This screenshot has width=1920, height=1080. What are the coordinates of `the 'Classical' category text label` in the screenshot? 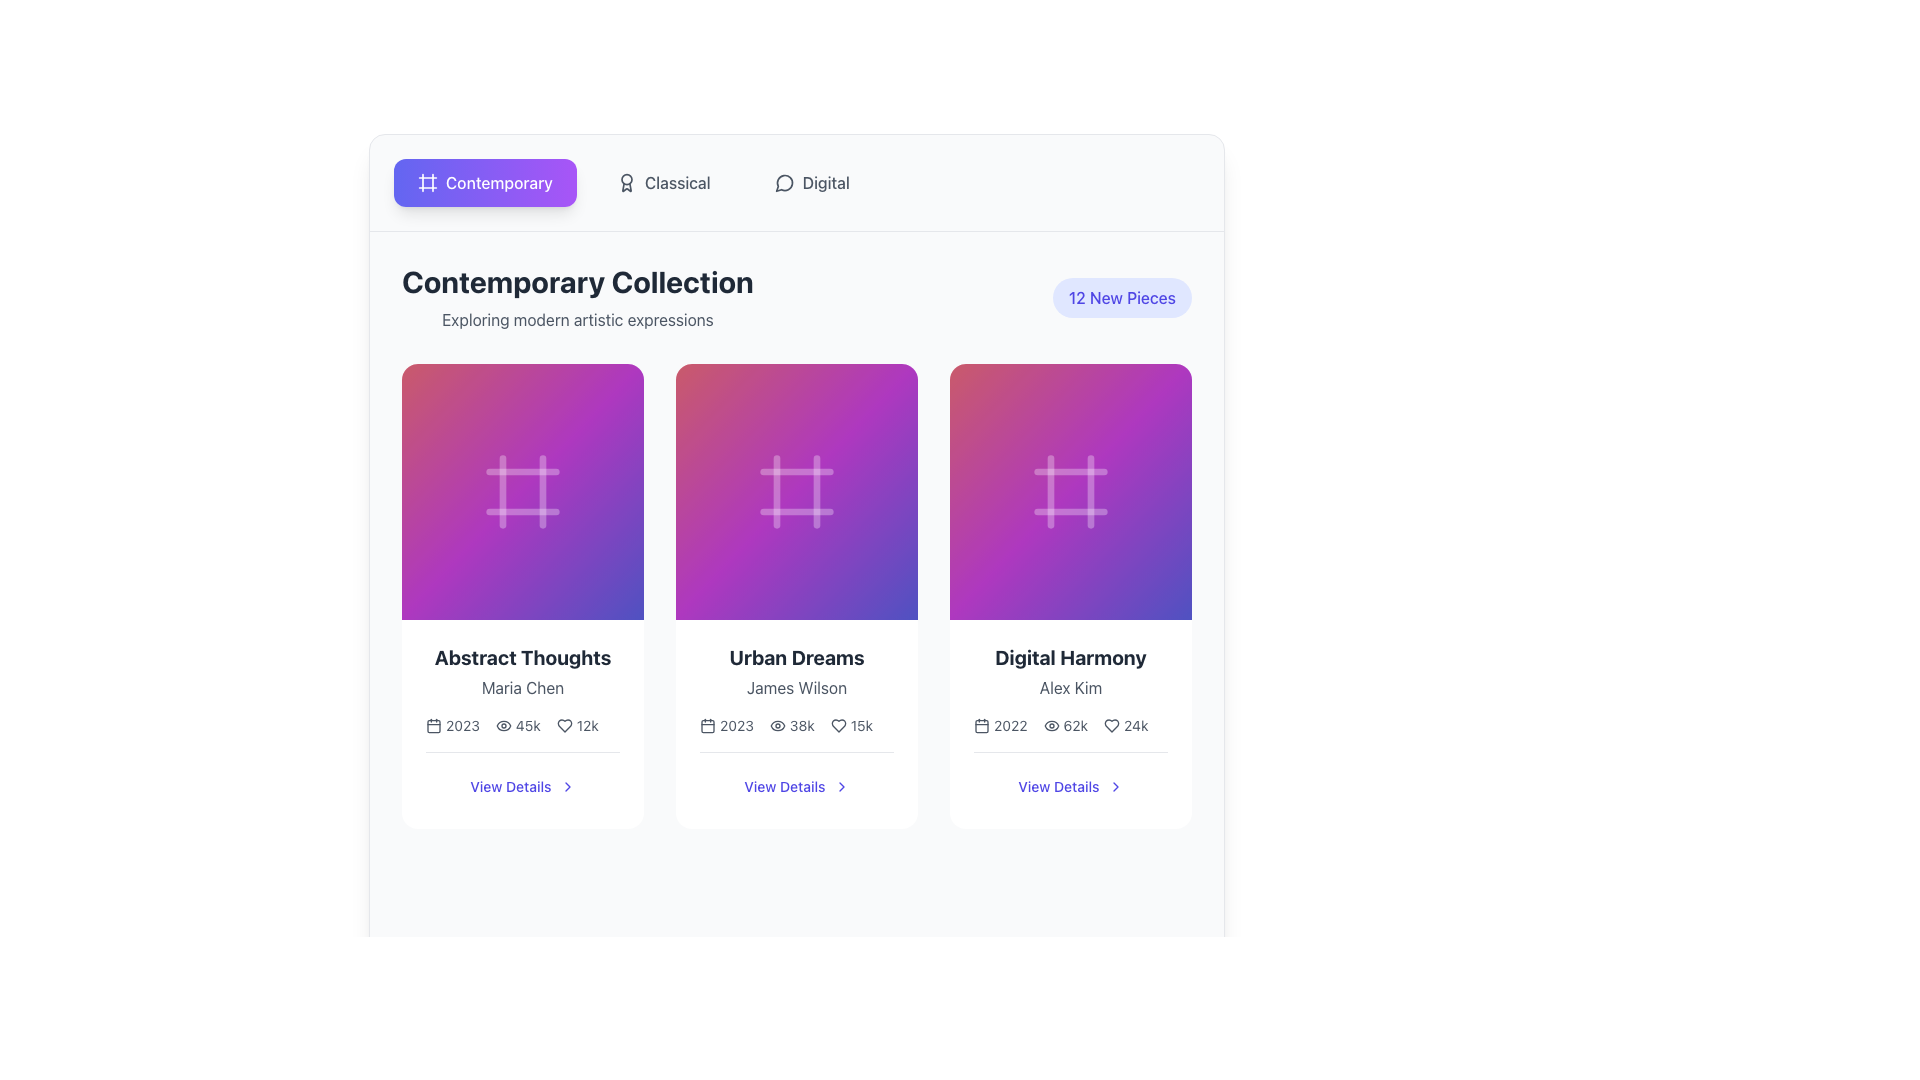 It's located at (677, 182).